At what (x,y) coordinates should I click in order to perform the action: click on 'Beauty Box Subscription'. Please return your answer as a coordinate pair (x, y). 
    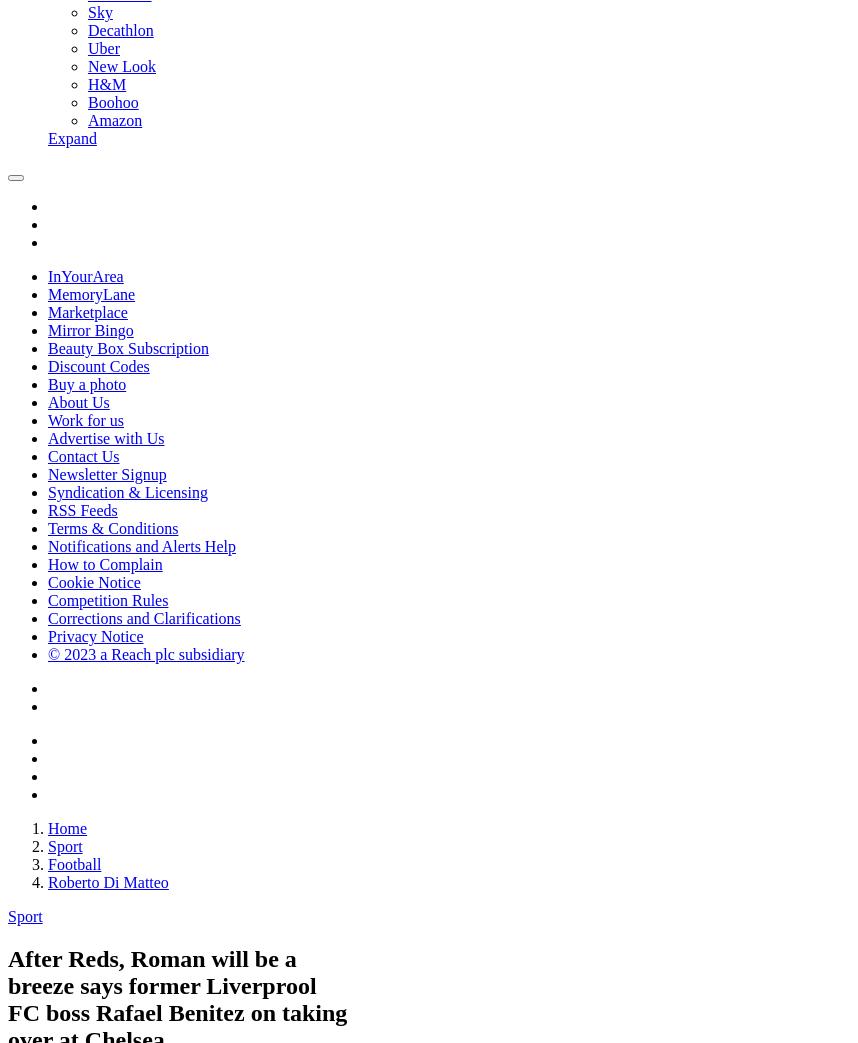
    Looking at the image, I should click on (128, 347).